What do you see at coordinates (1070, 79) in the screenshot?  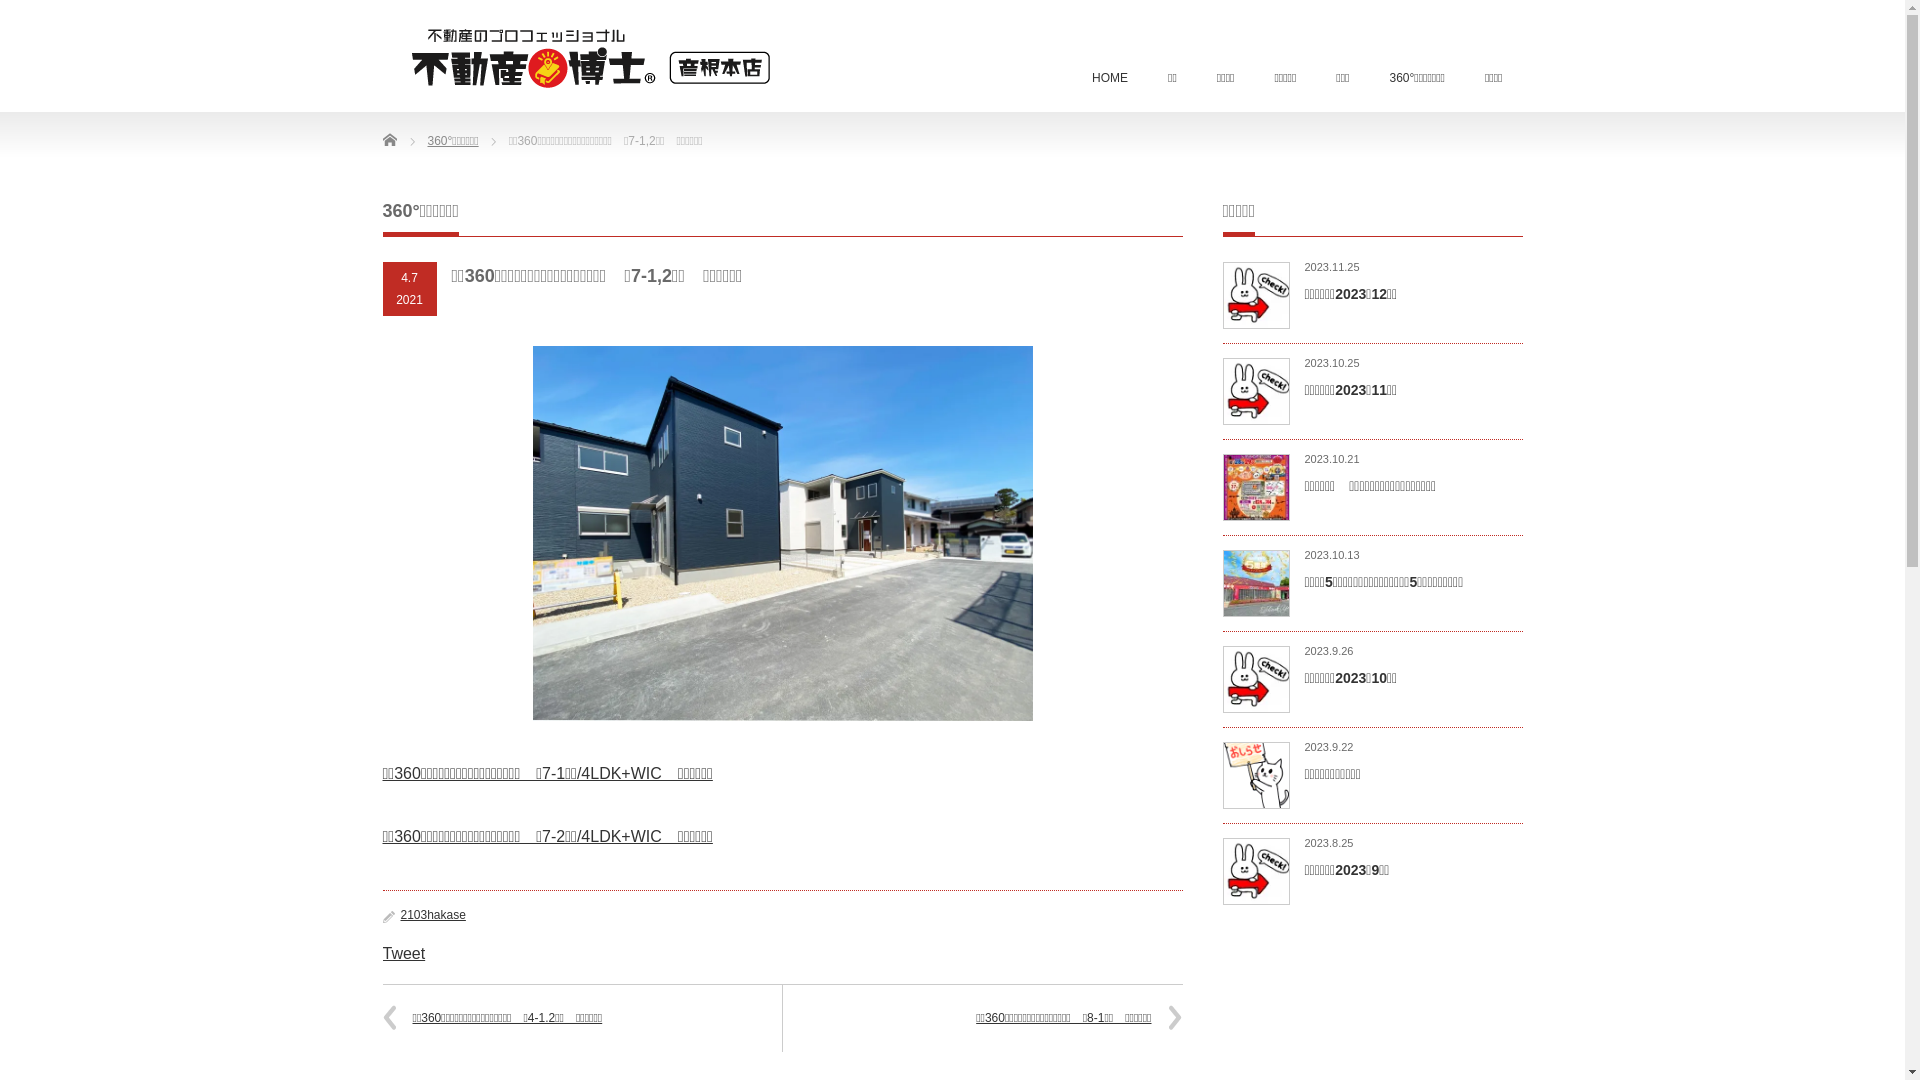 I see `'HOME'` at bounding box center [1070, 79].